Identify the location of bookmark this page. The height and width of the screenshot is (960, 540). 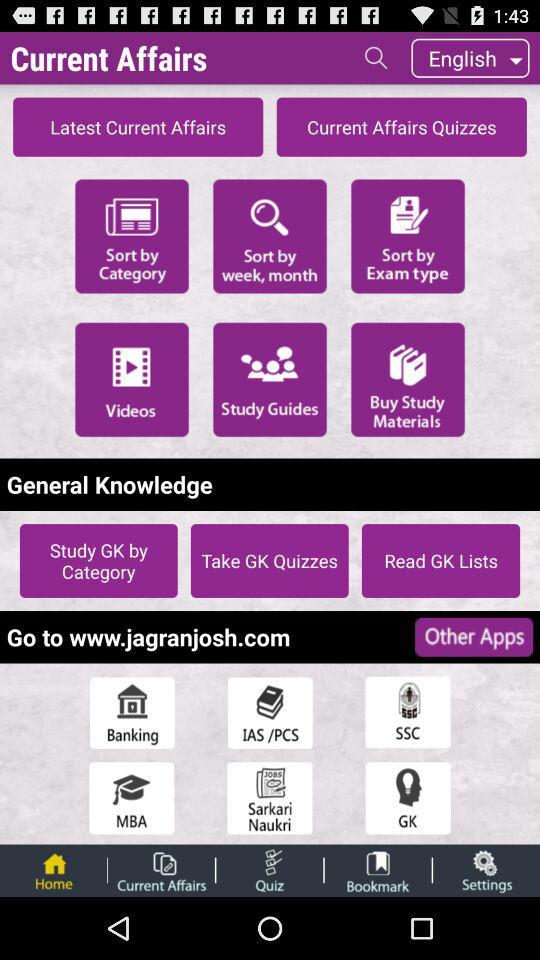
(378, 869).